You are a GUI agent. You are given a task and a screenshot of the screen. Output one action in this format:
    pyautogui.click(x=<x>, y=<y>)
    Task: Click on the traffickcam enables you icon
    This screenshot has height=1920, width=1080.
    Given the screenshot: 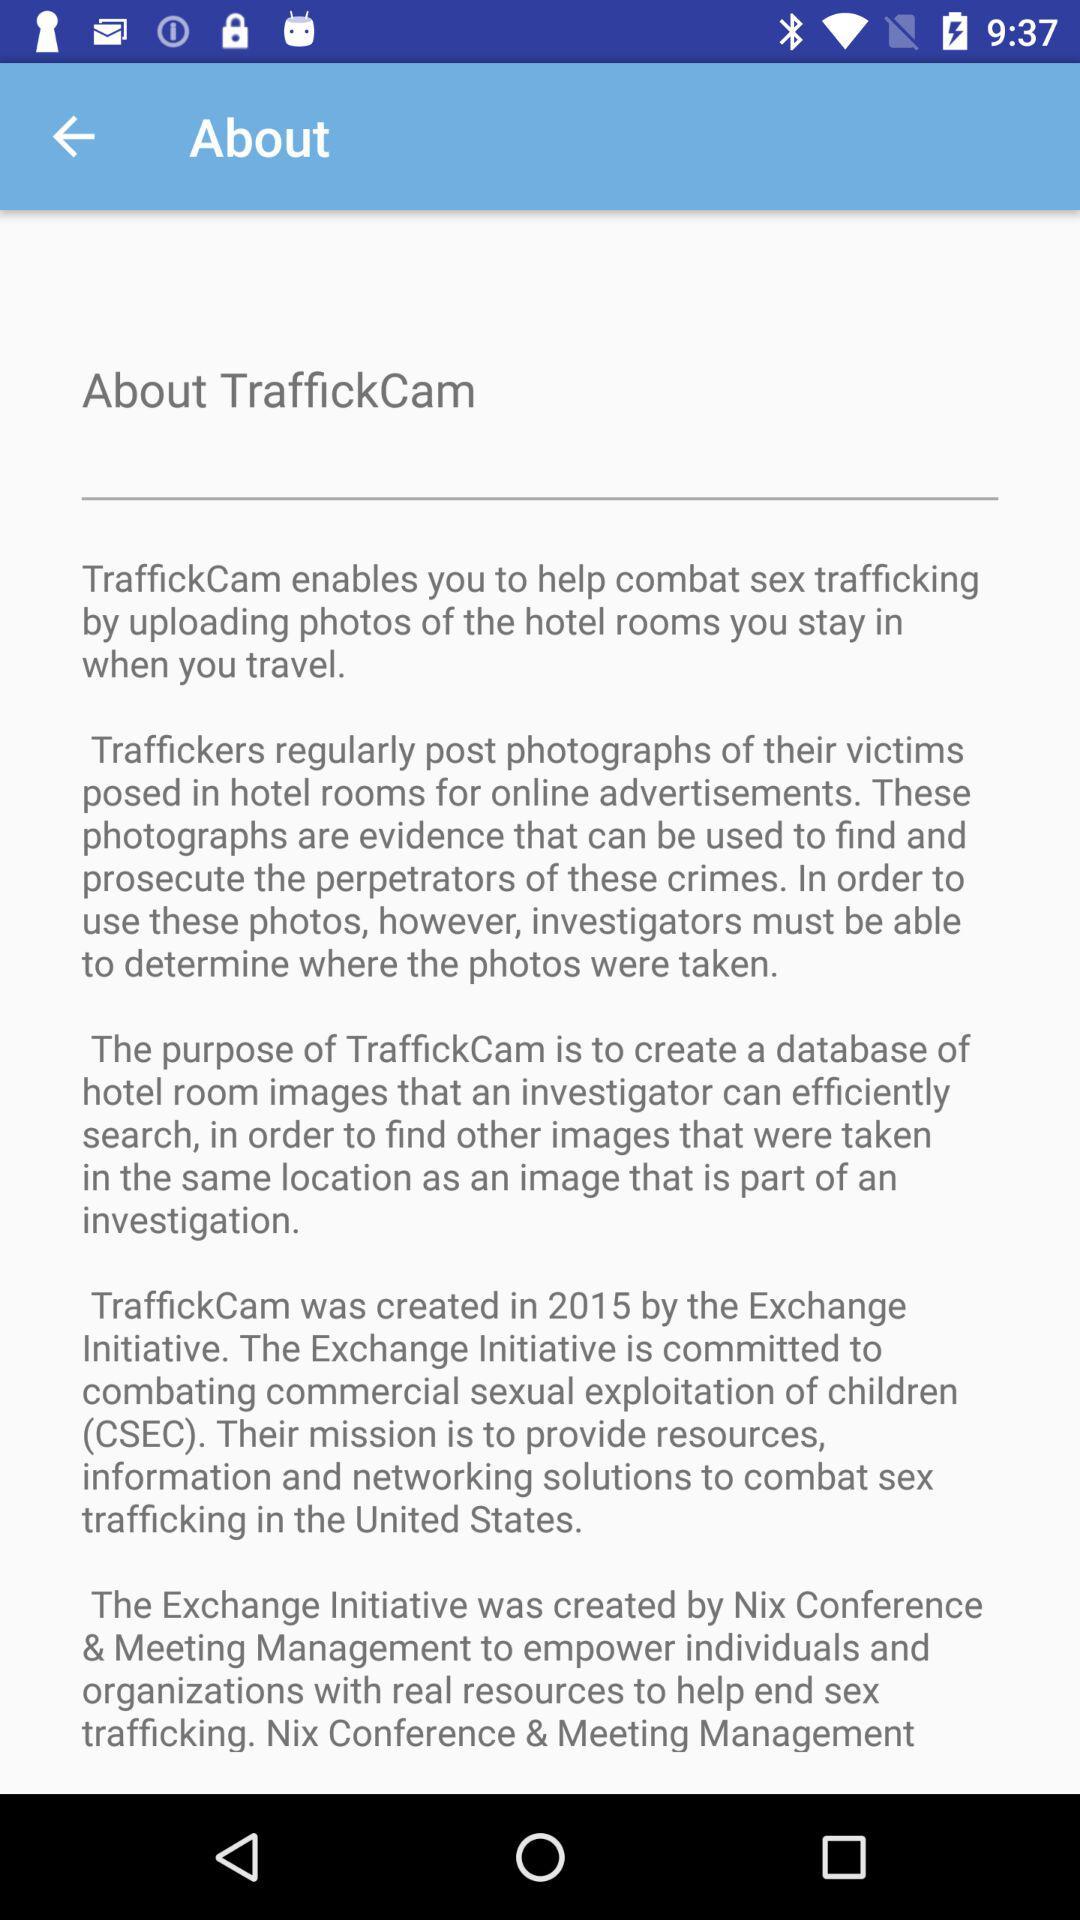 What is the action you would take?
    pyautogui.click(x=540, y=1173)
    